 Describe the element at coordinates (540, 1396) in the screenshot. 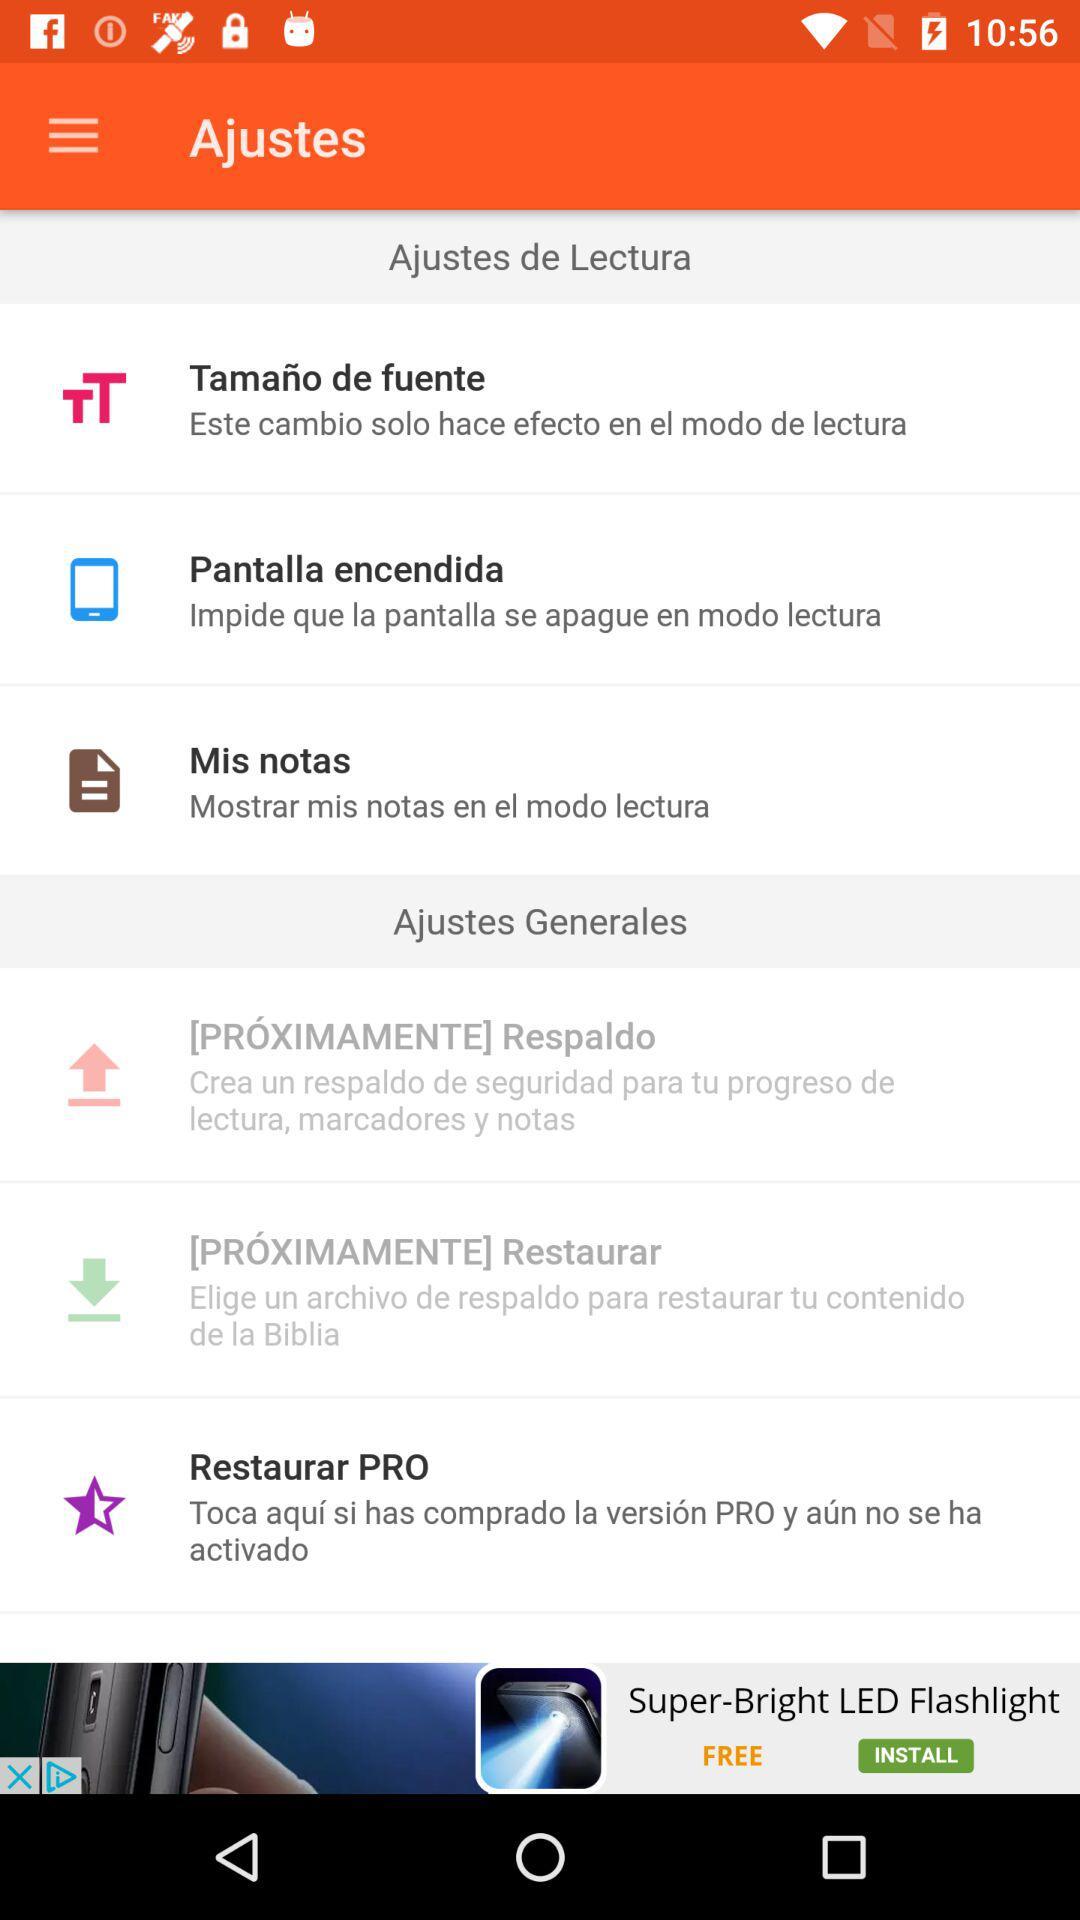

I see `icon below elige un archivo icon` at that location.